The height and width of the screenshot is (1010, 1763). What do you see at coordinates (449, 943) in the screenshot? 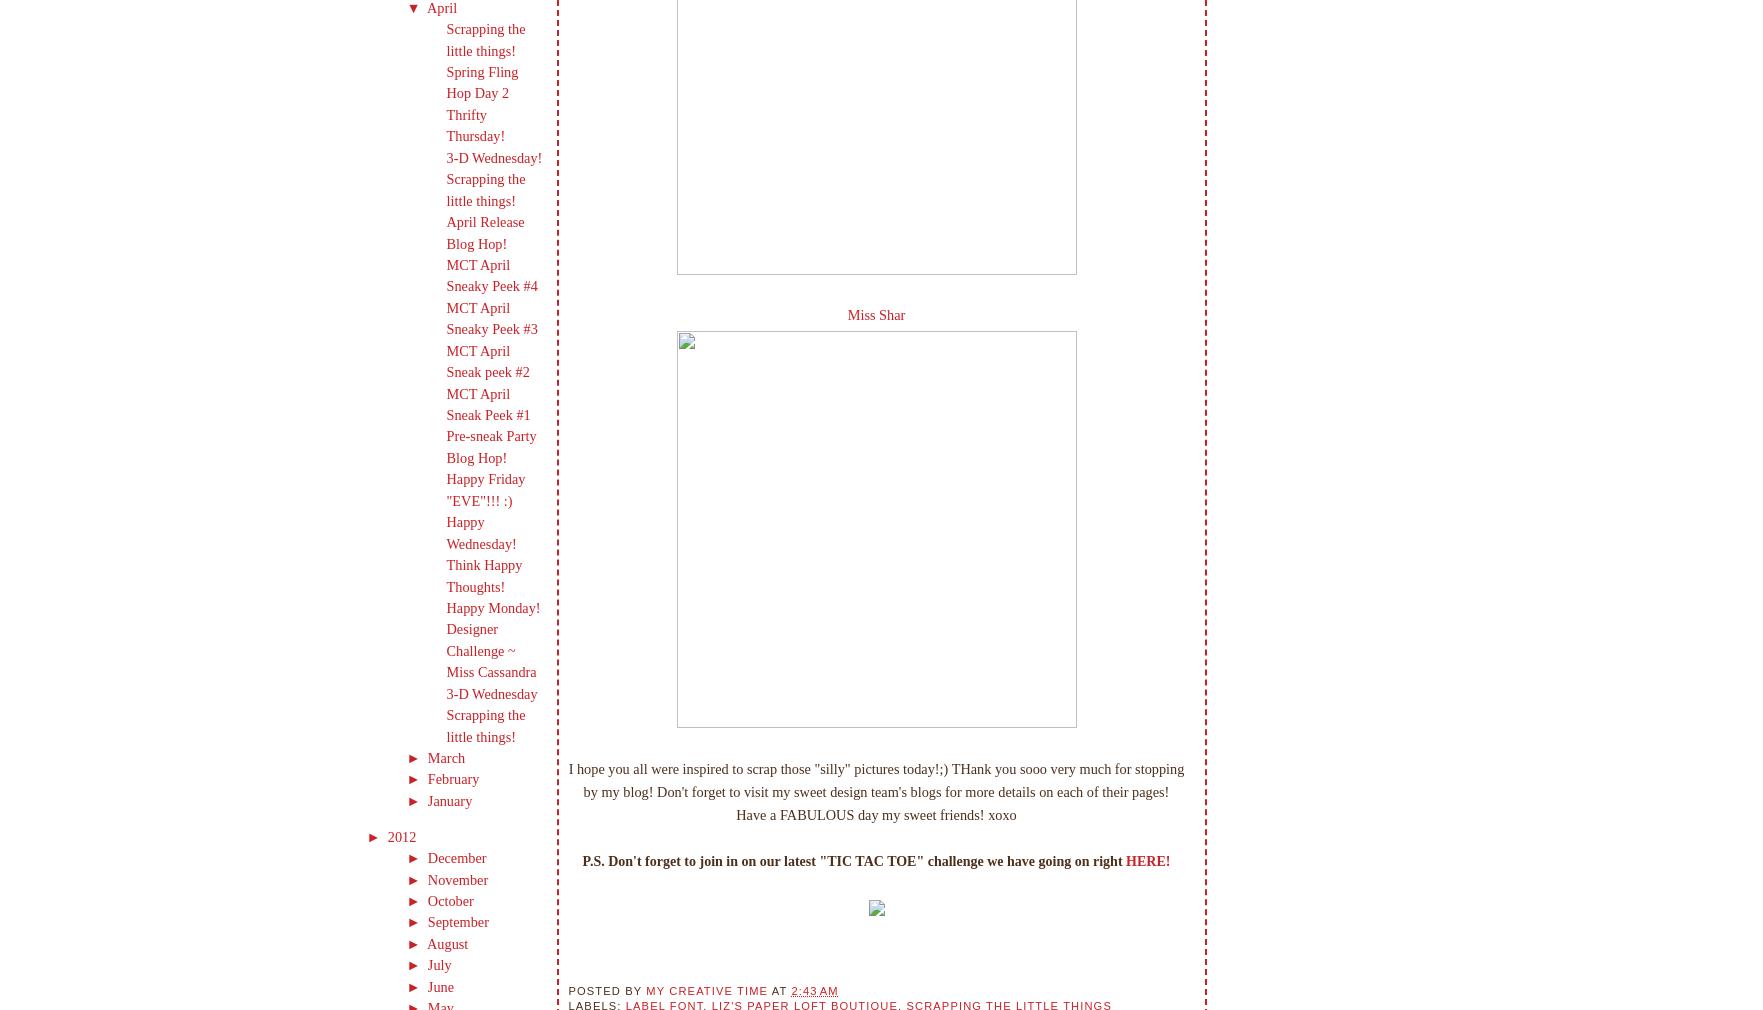
I see `'August'` at bounding box center [449, 943].